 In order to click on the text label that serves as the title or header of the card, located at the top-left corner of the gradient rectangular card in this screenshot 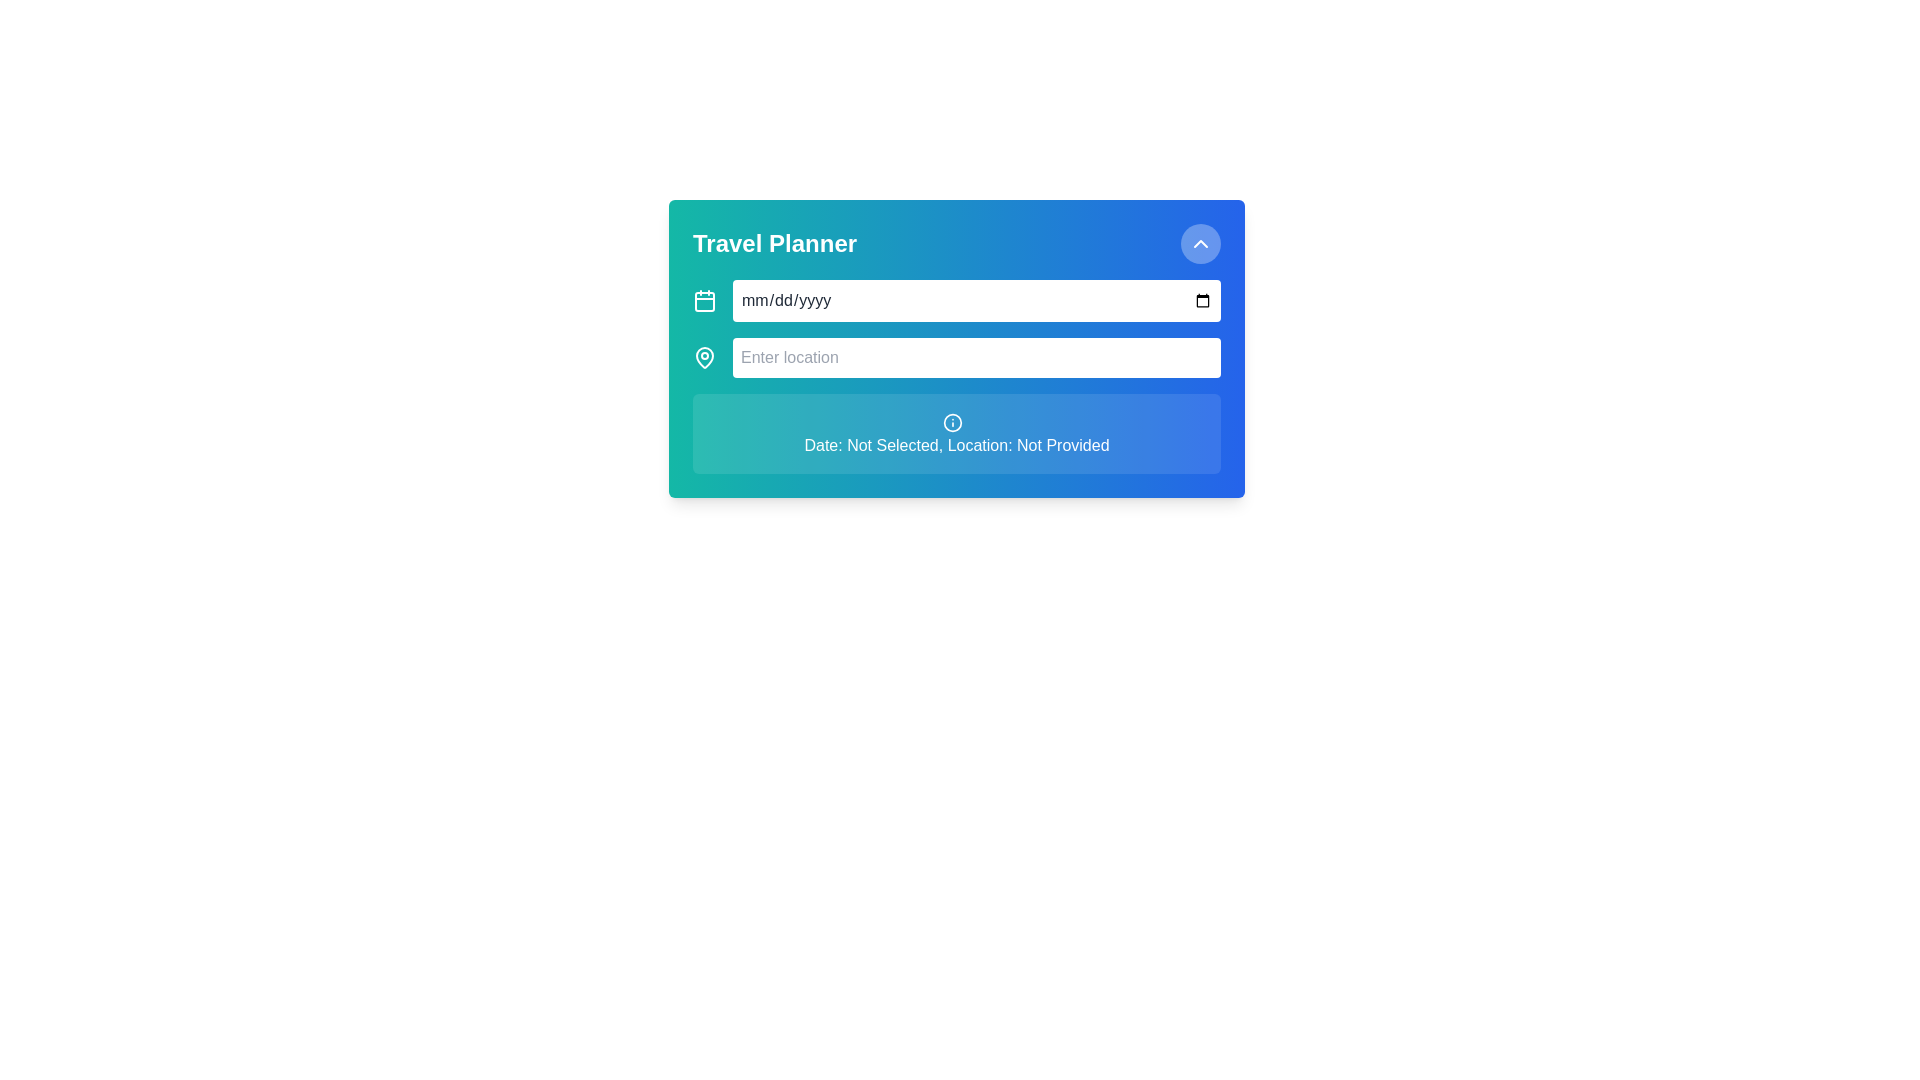, I will do `click(774, 242)`.